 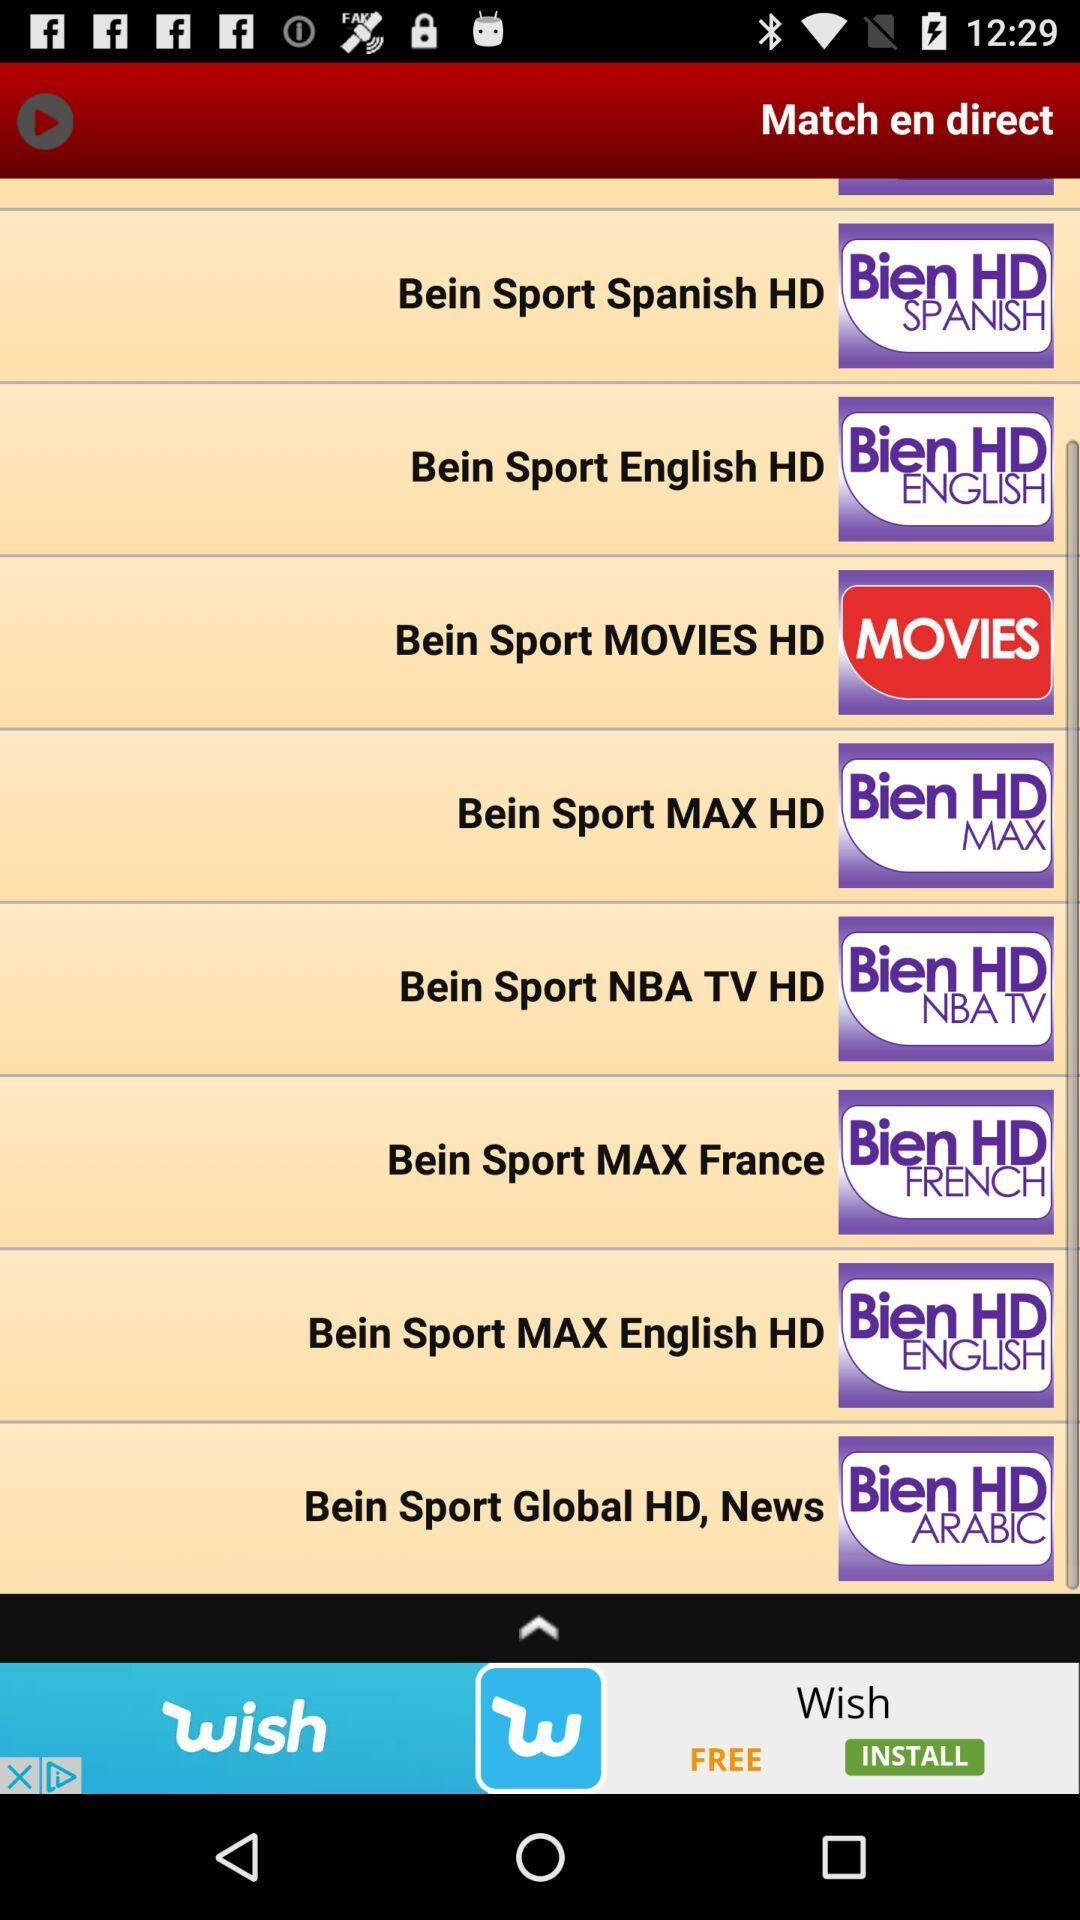 What do you see at coordinates (540, 1628) in the screenshot?
I see `move upwards` at bounding box center [540, 1628].